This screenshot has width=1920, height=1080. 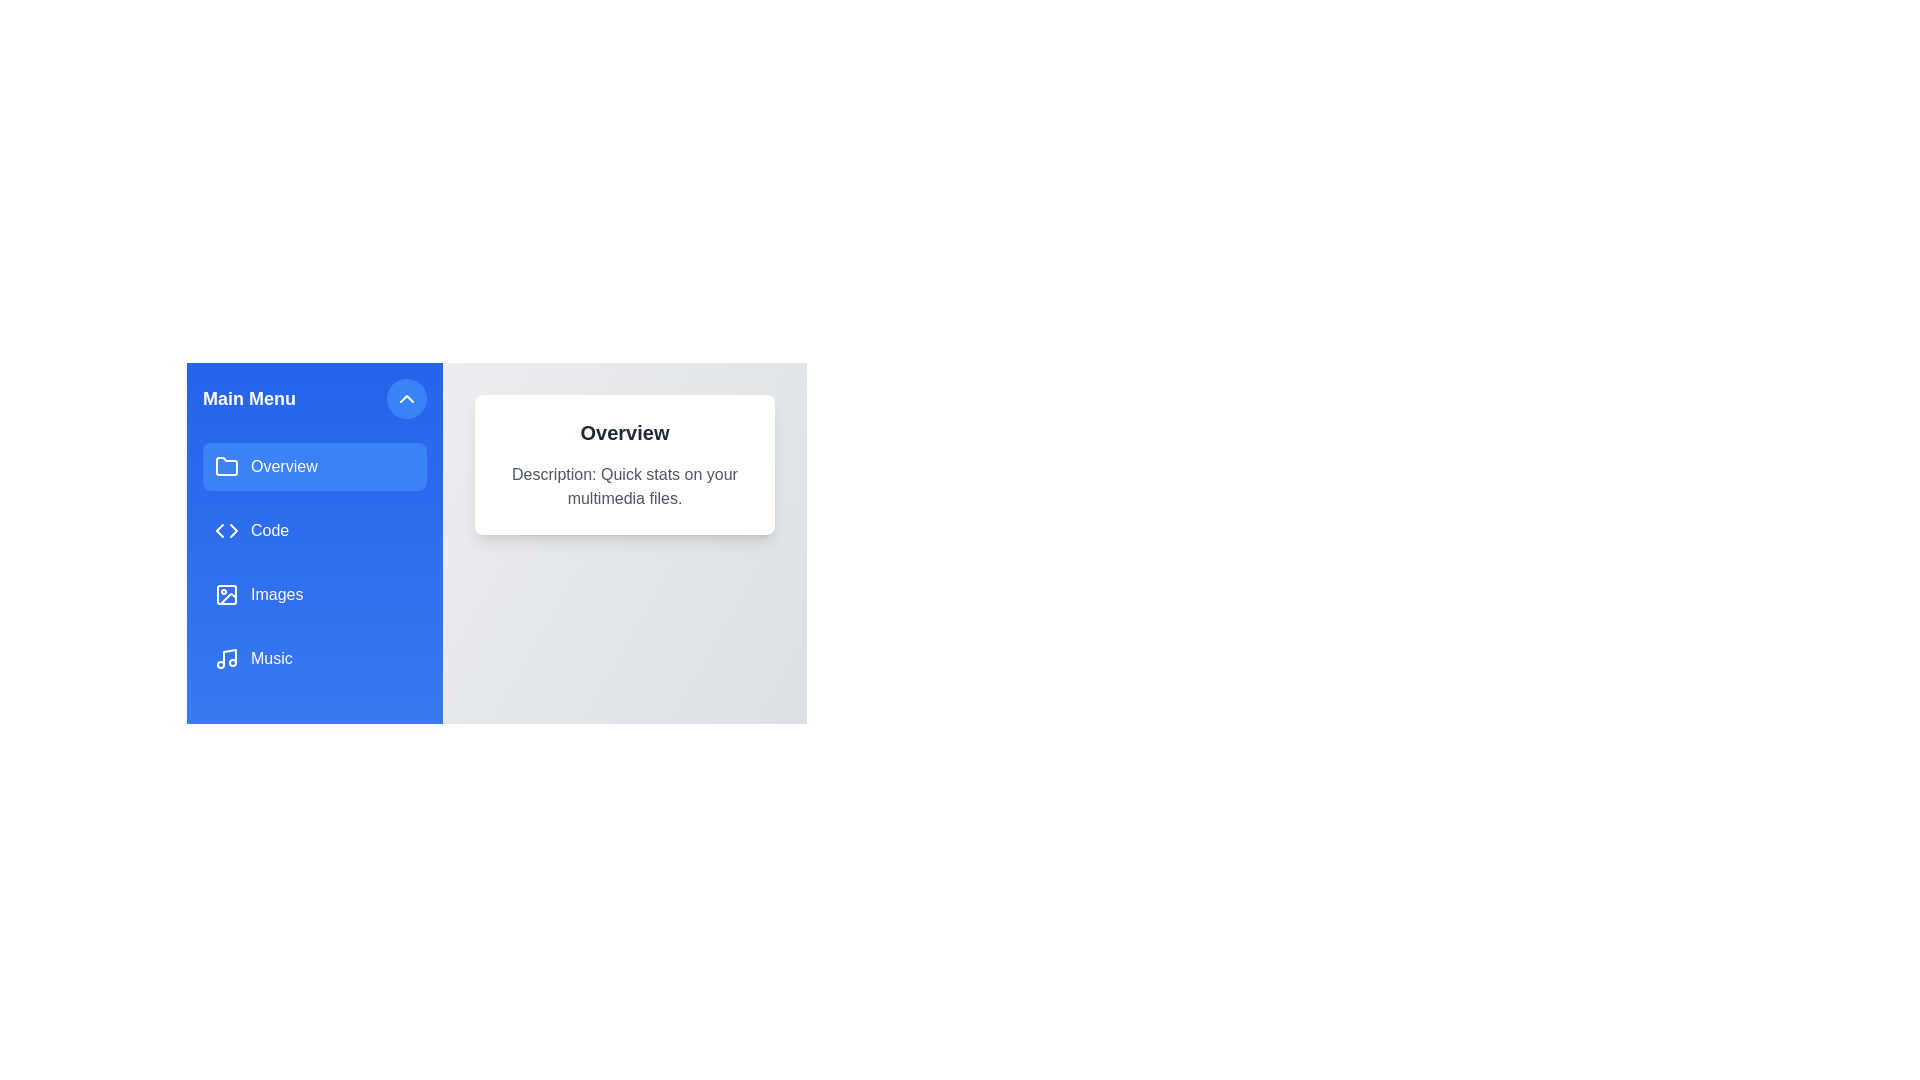 I want to click on leftward-pointing chevron SVG graphical element inside the 'Code' menu item in the vertical menu bar on the left, so click(x=220, y=530).